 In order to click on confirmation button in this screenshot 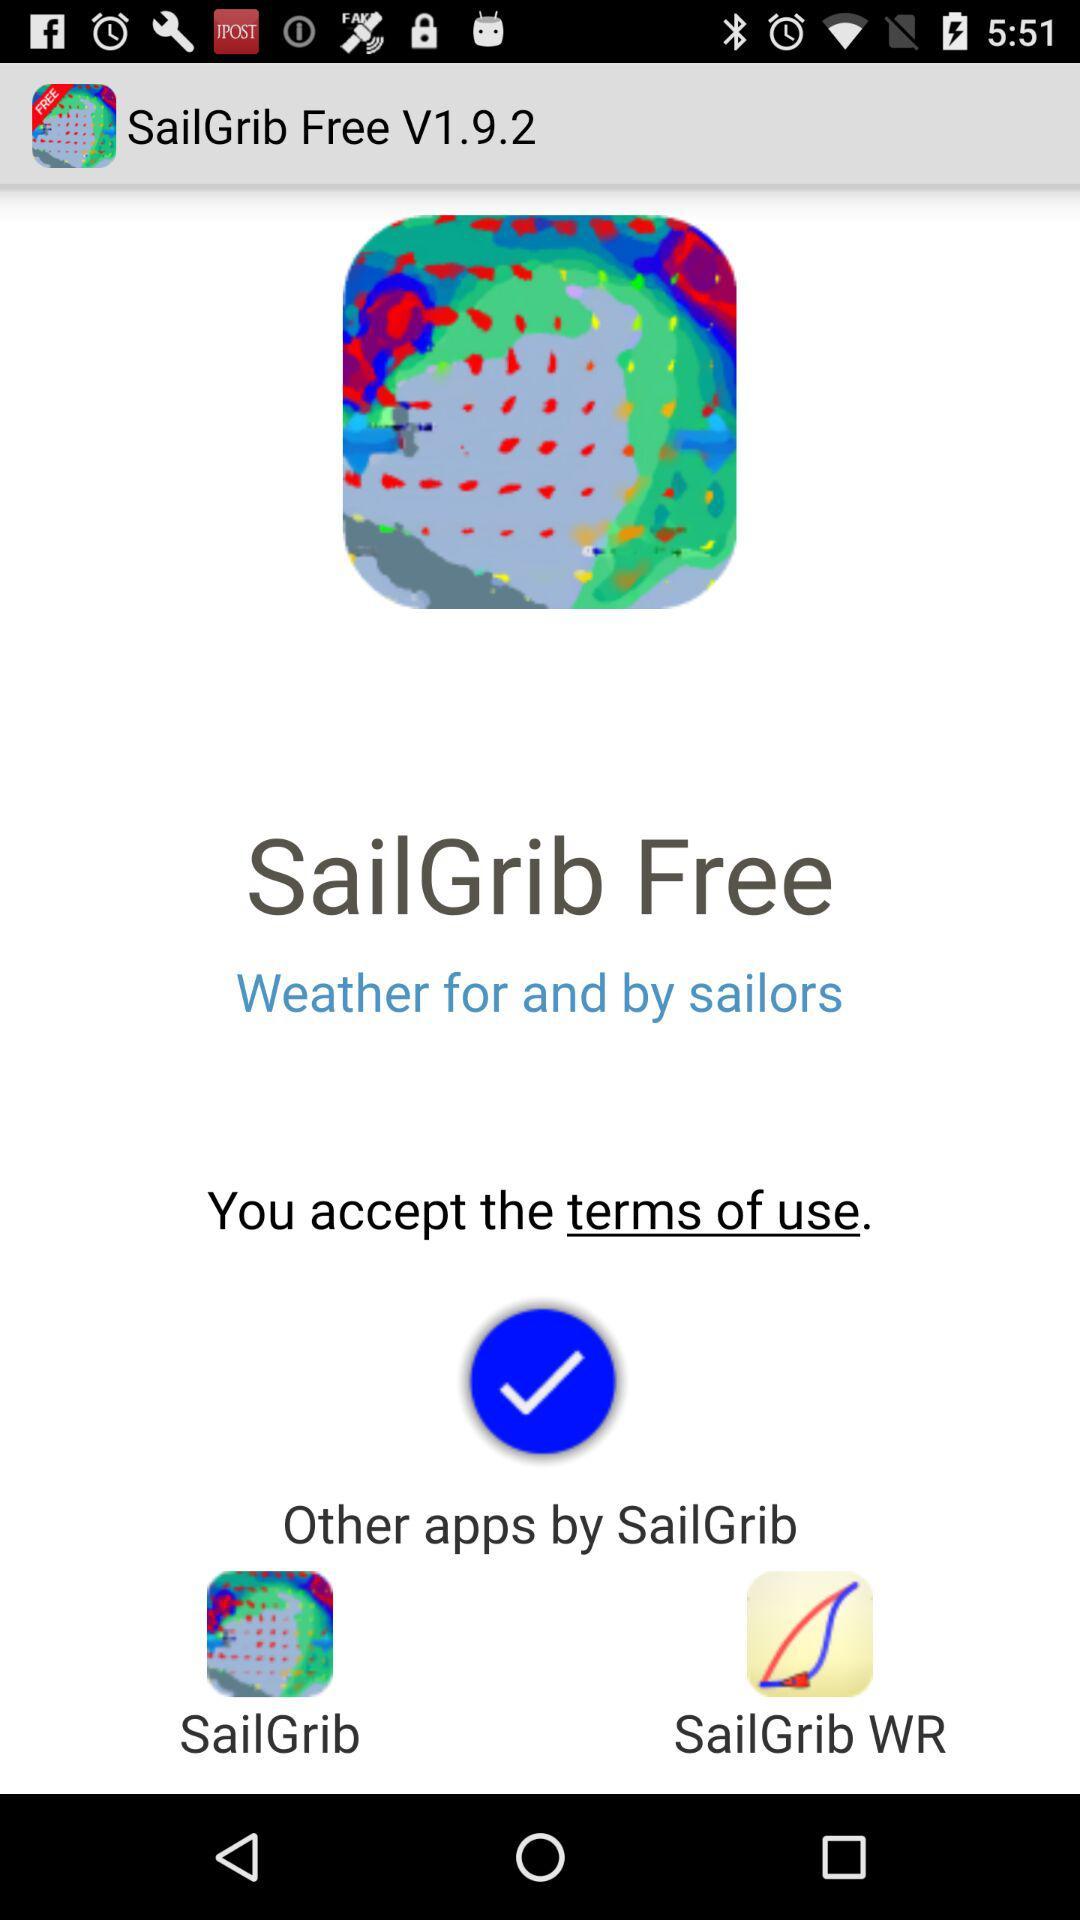, I will do `click(540, 1379)`.